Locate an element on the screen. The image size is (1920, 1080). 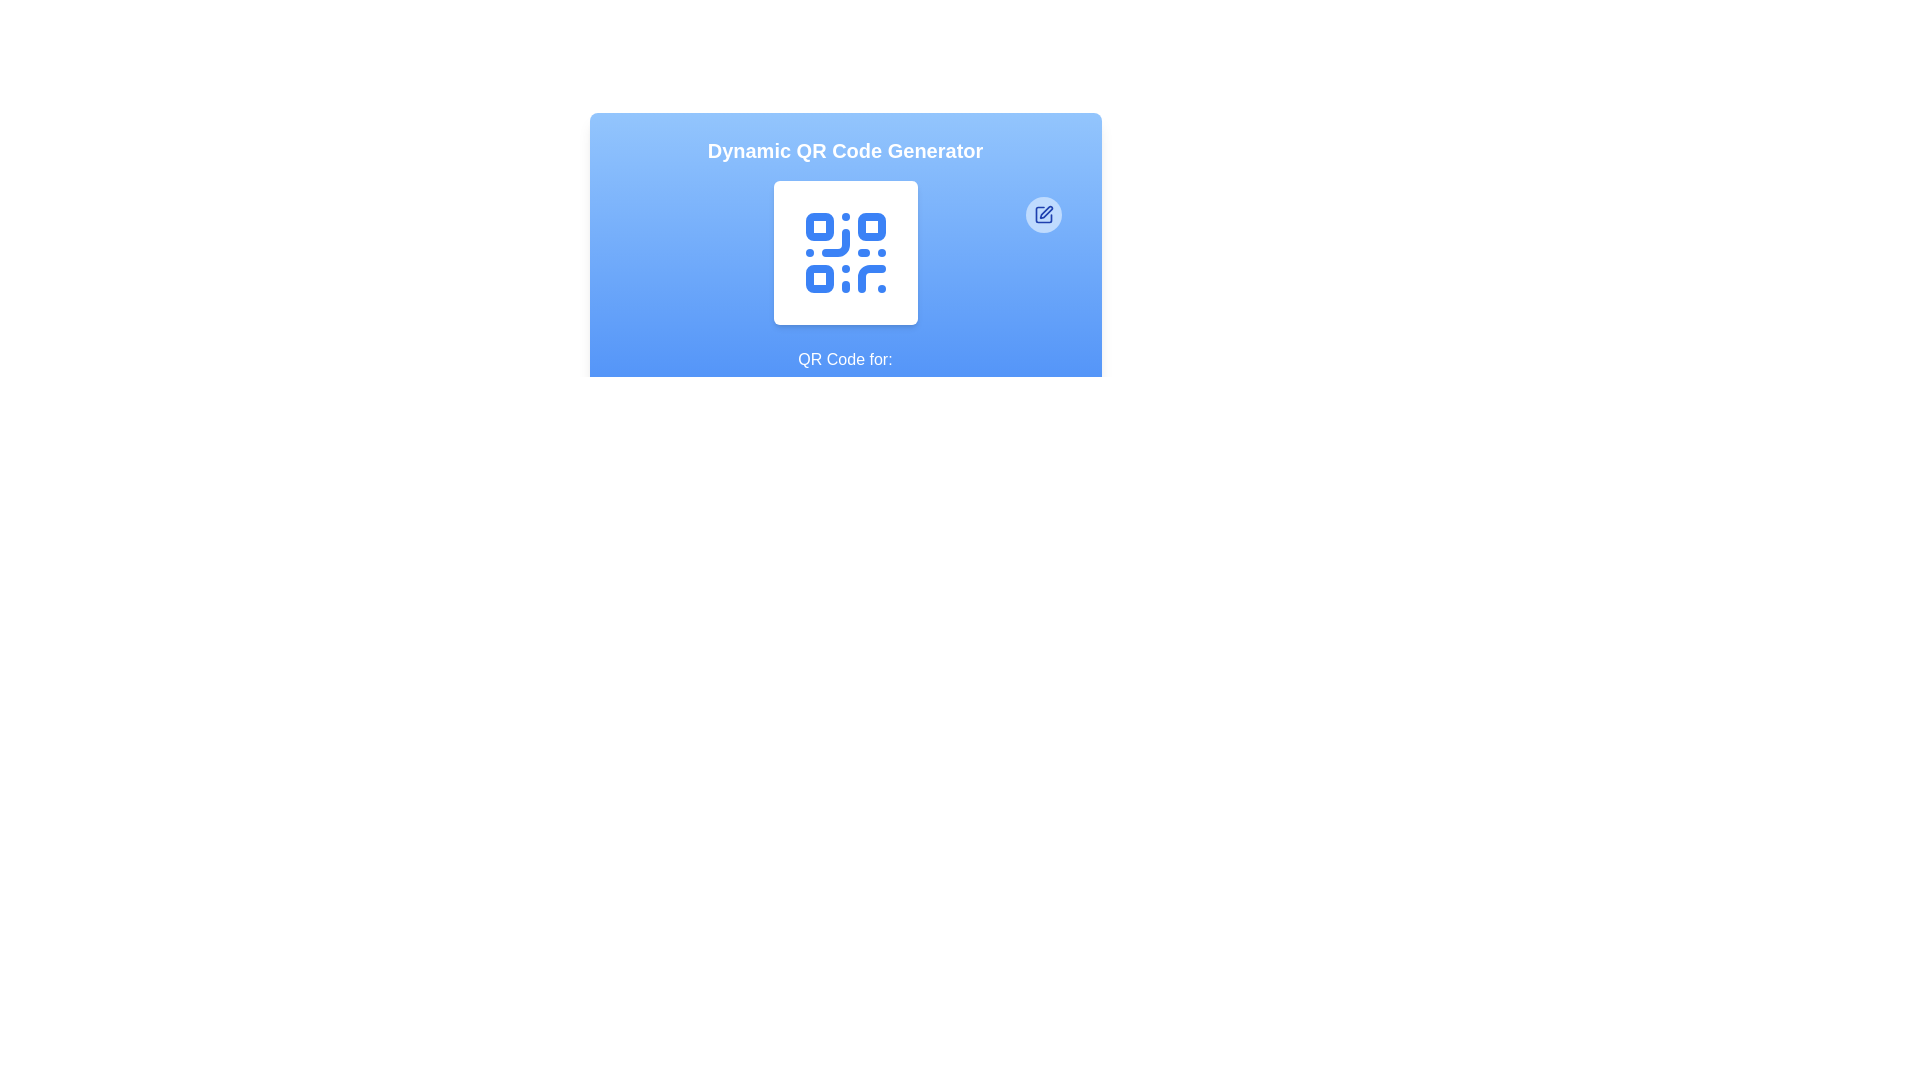
the iconic graphical detail located in the lower-right quadrant of the QR code graphic, which is part of its intricate pattern is located at coordinates (871, 278).